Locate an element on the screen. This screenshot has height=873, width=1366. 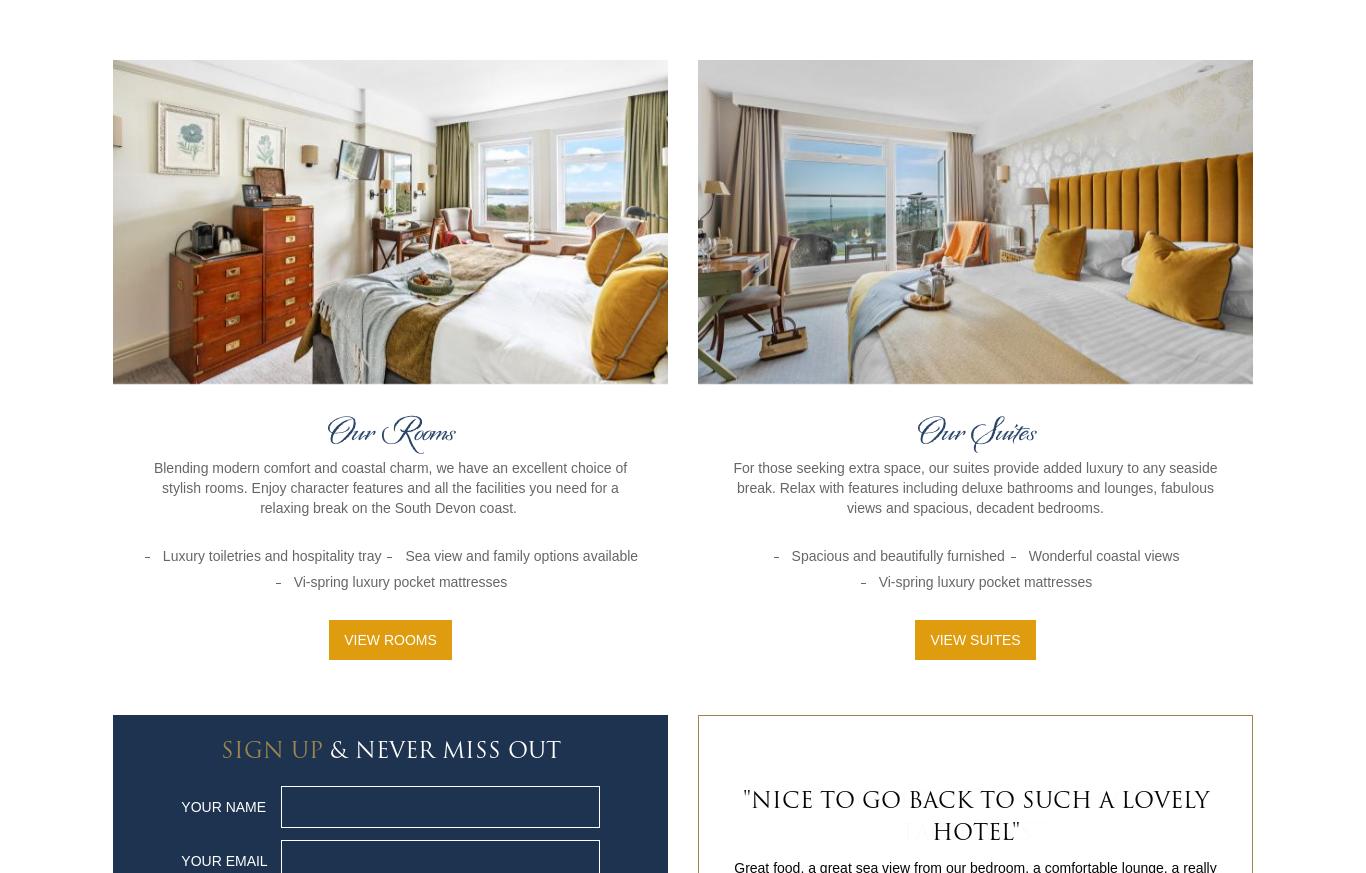
'Our Suites' is located at coordinates (975, 431).